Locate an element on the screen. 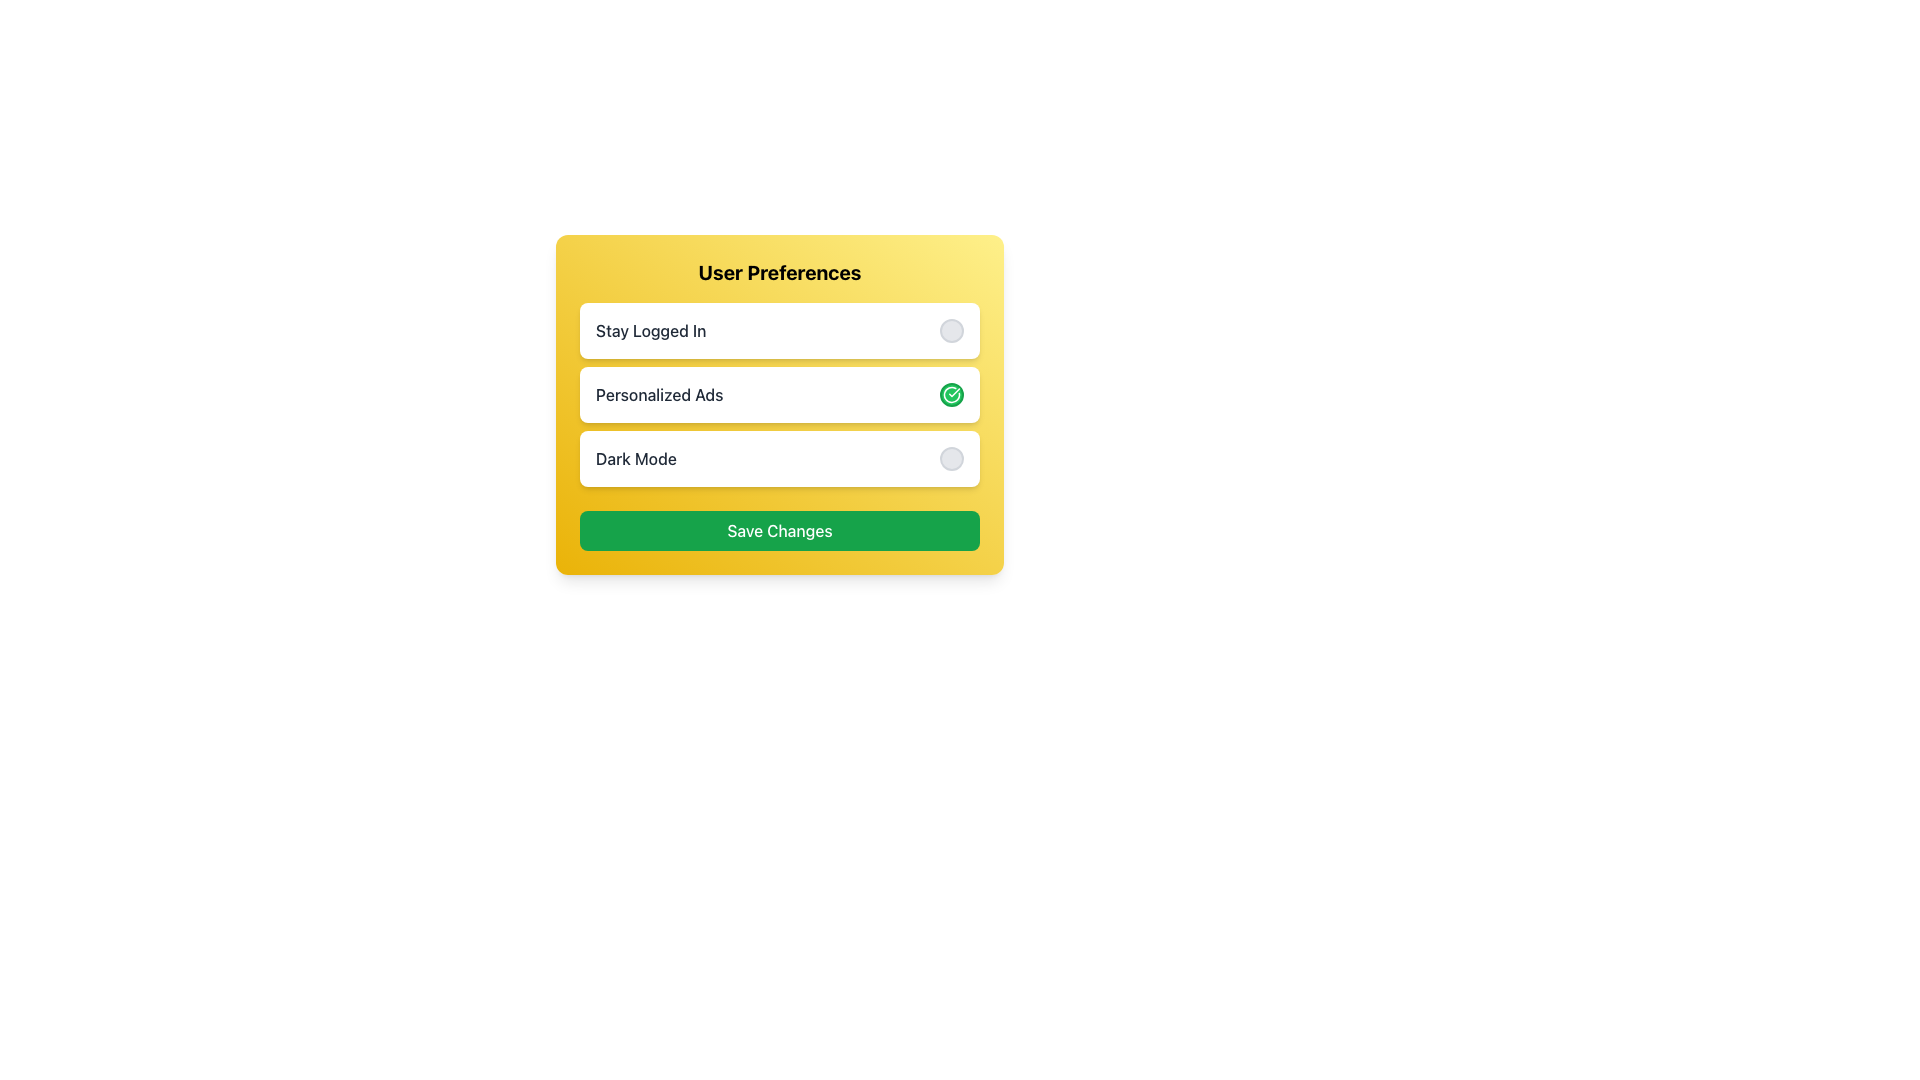 The height and width of the screenshot is (1080, 1920). the toggle button located next is located at coordinates (950, 330).